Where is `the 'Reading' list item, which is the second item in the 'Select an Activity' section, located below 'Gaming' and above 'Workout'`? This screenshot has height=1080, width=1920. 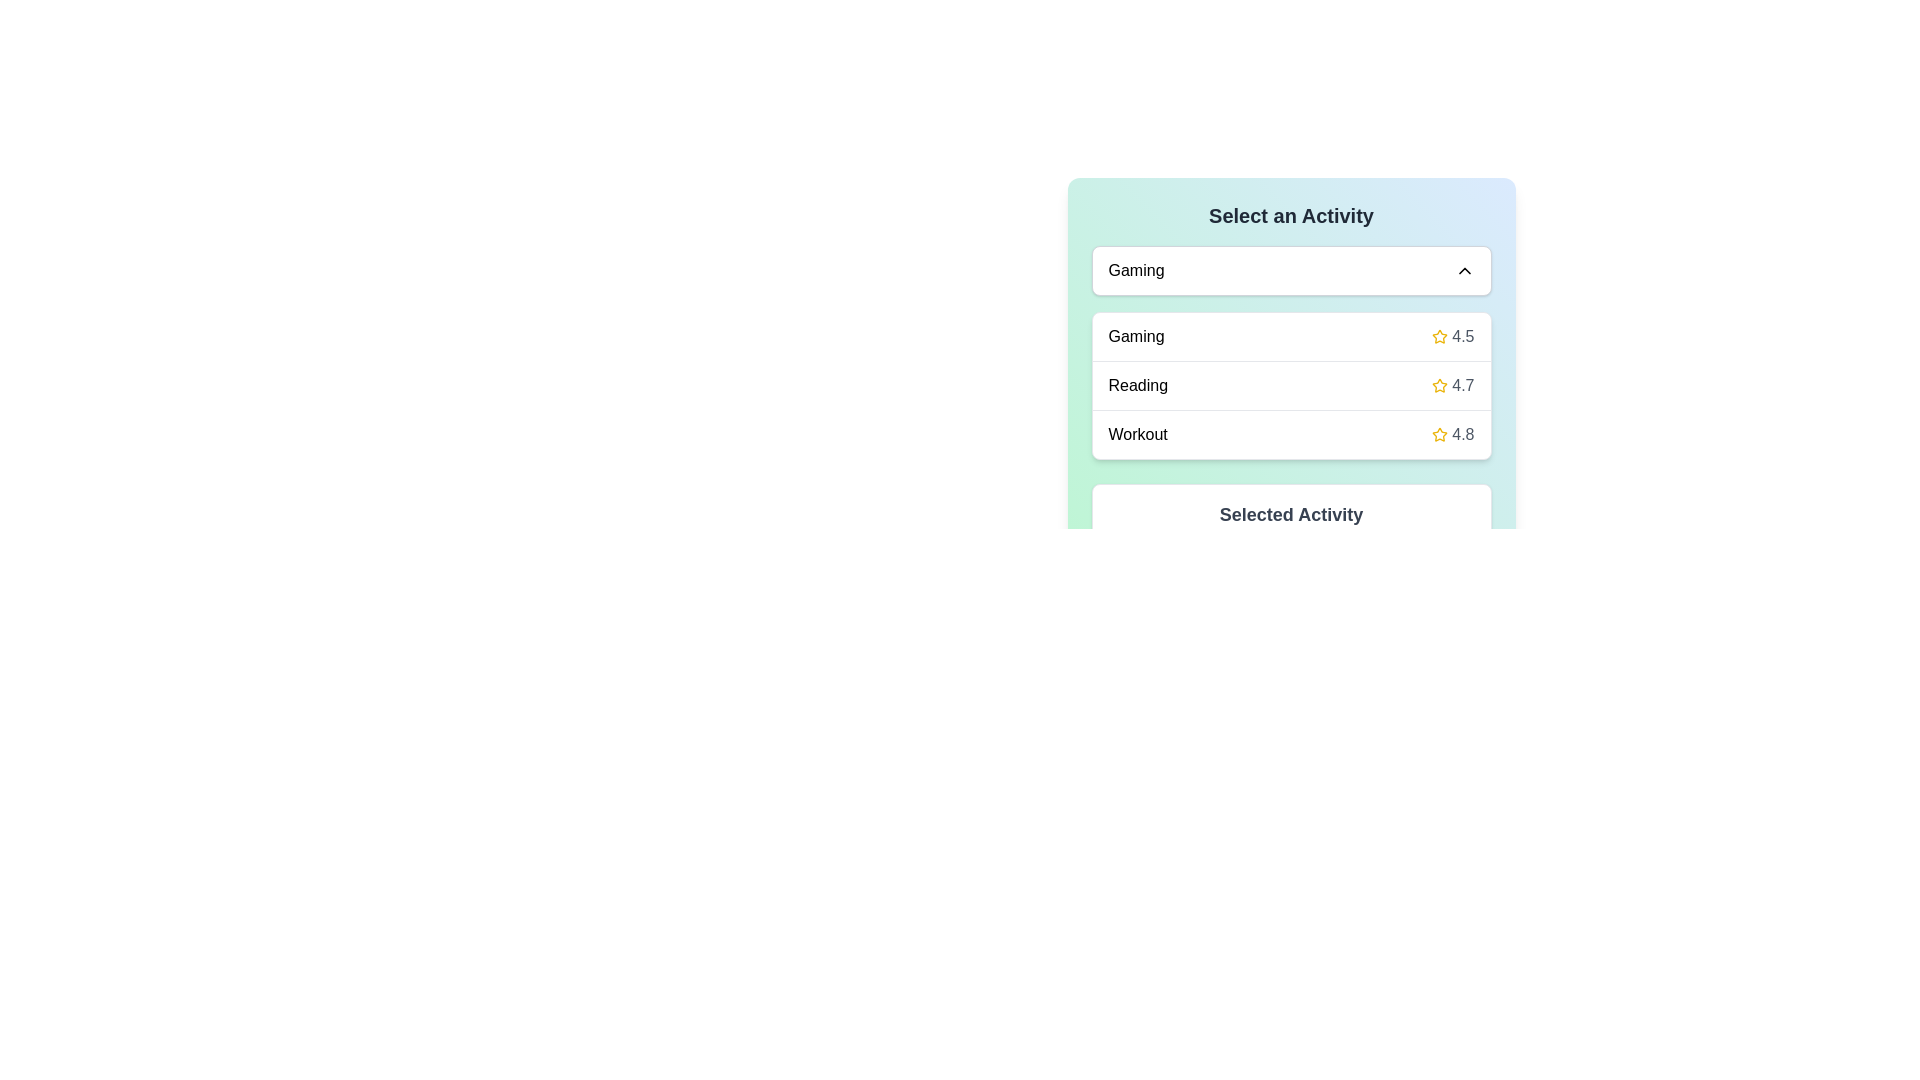 the 'Reading' list item, which is the second item in the 'Select an Activity' section, located below 'Gaming' and above 'Workout' is located at coordinates (1291, 385).